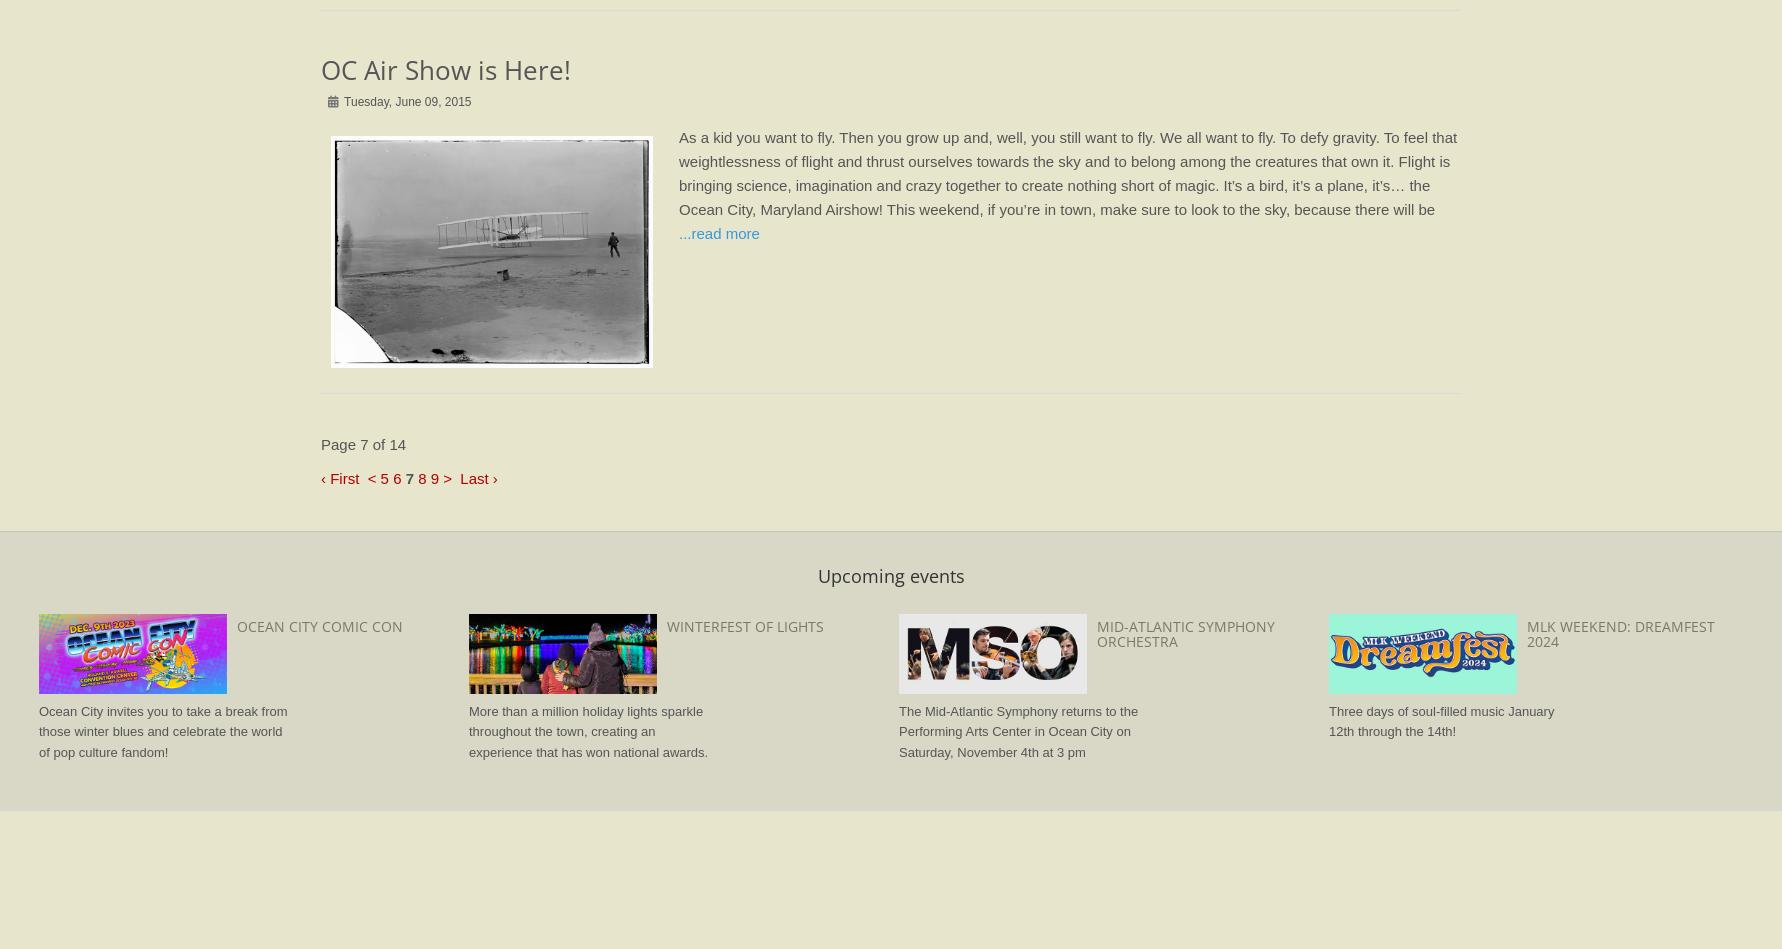 The width and height of the screenshot is (1782, 949). I want to click on '8', so click(421, 476).